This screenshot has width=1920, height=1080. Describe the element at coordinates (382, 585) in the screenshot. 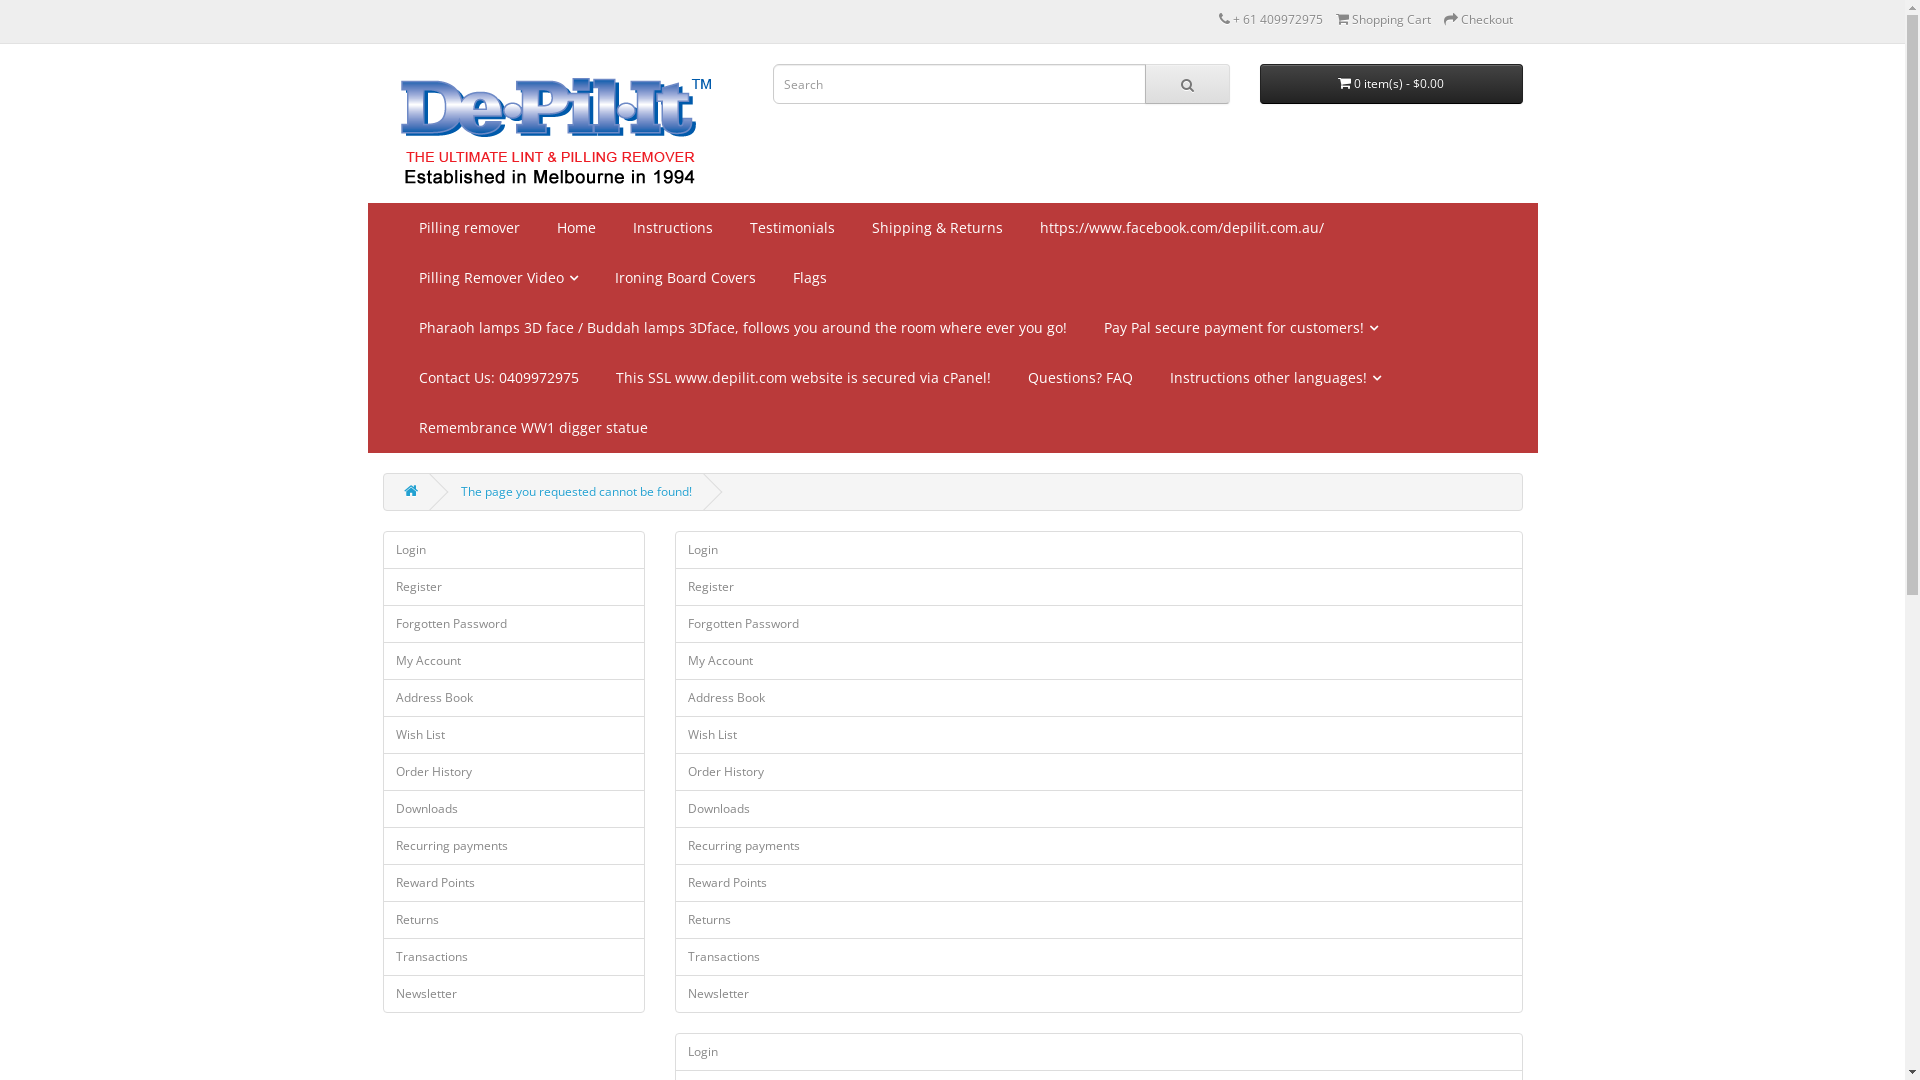

I see `'Register'` at that location.